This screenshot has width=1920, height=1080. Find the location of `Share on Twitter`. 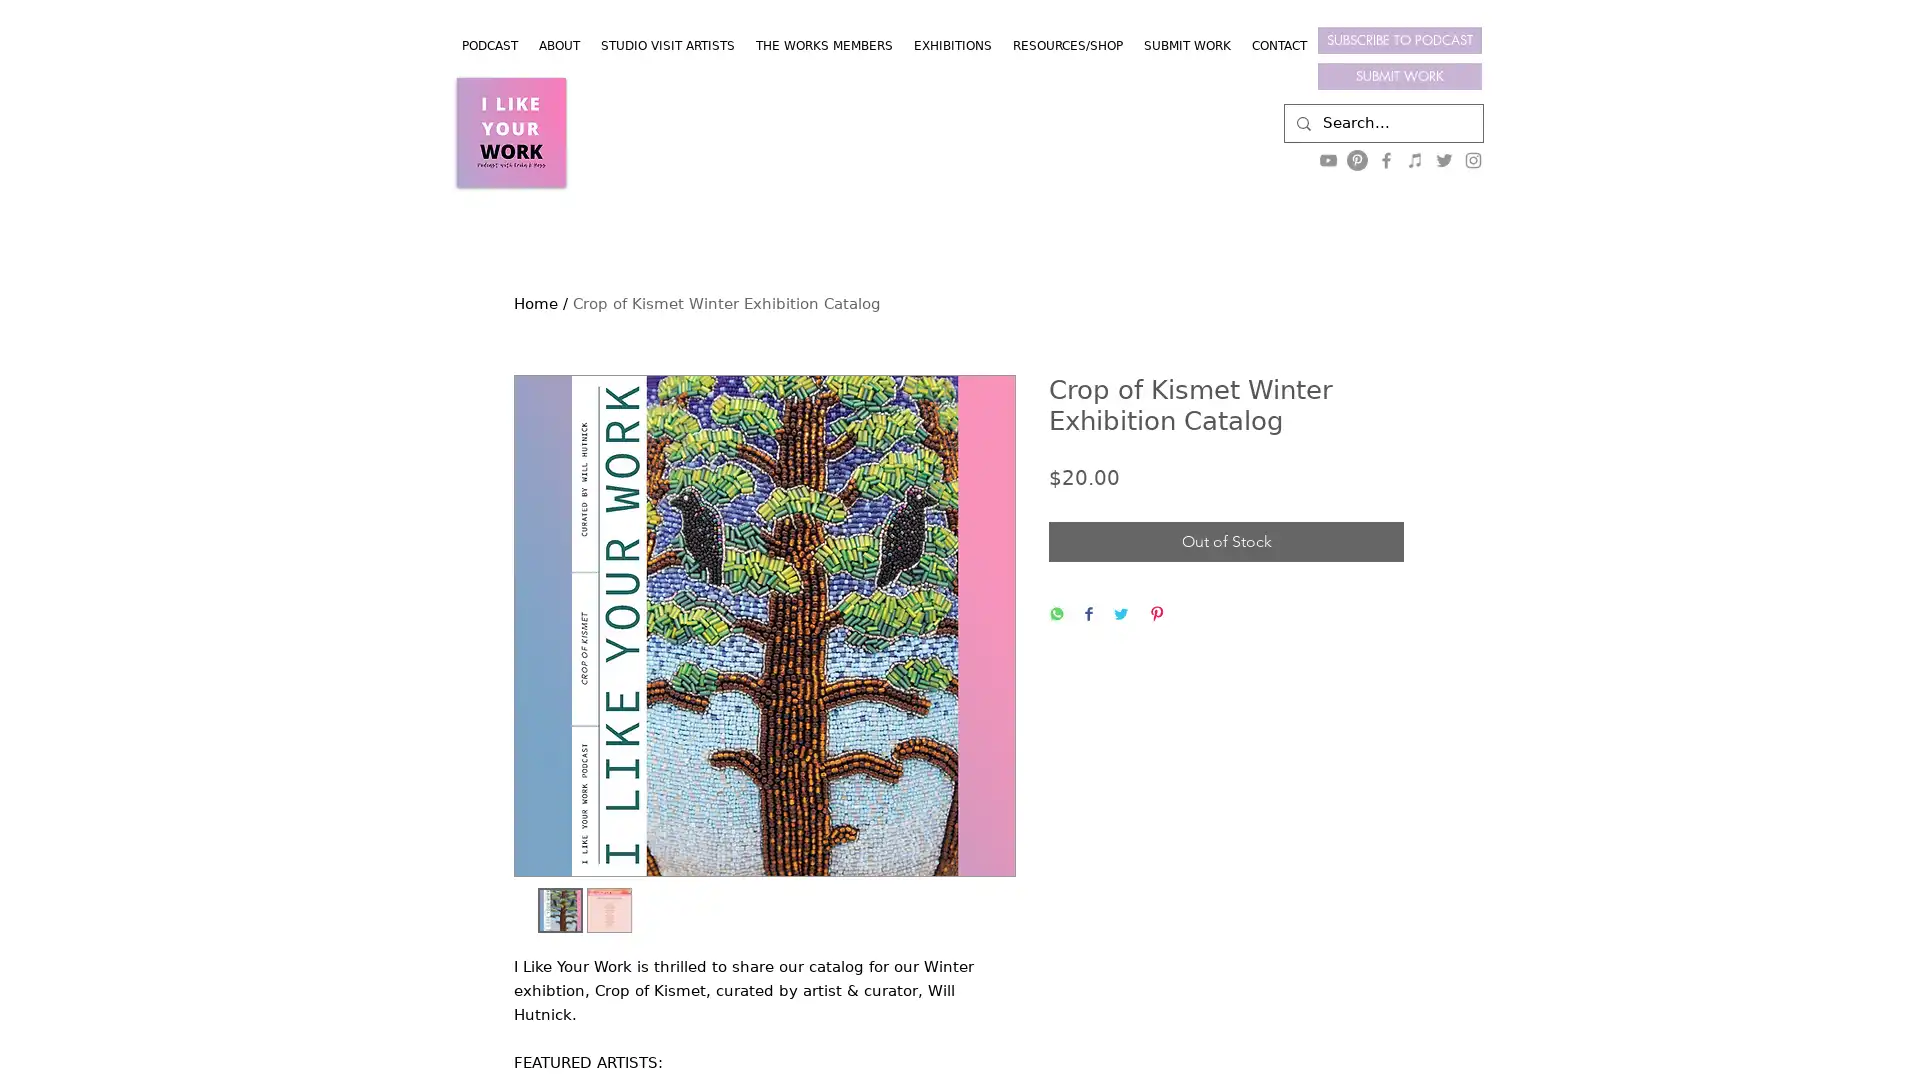

Share on Twitter is located at coordinates (1121, 614).